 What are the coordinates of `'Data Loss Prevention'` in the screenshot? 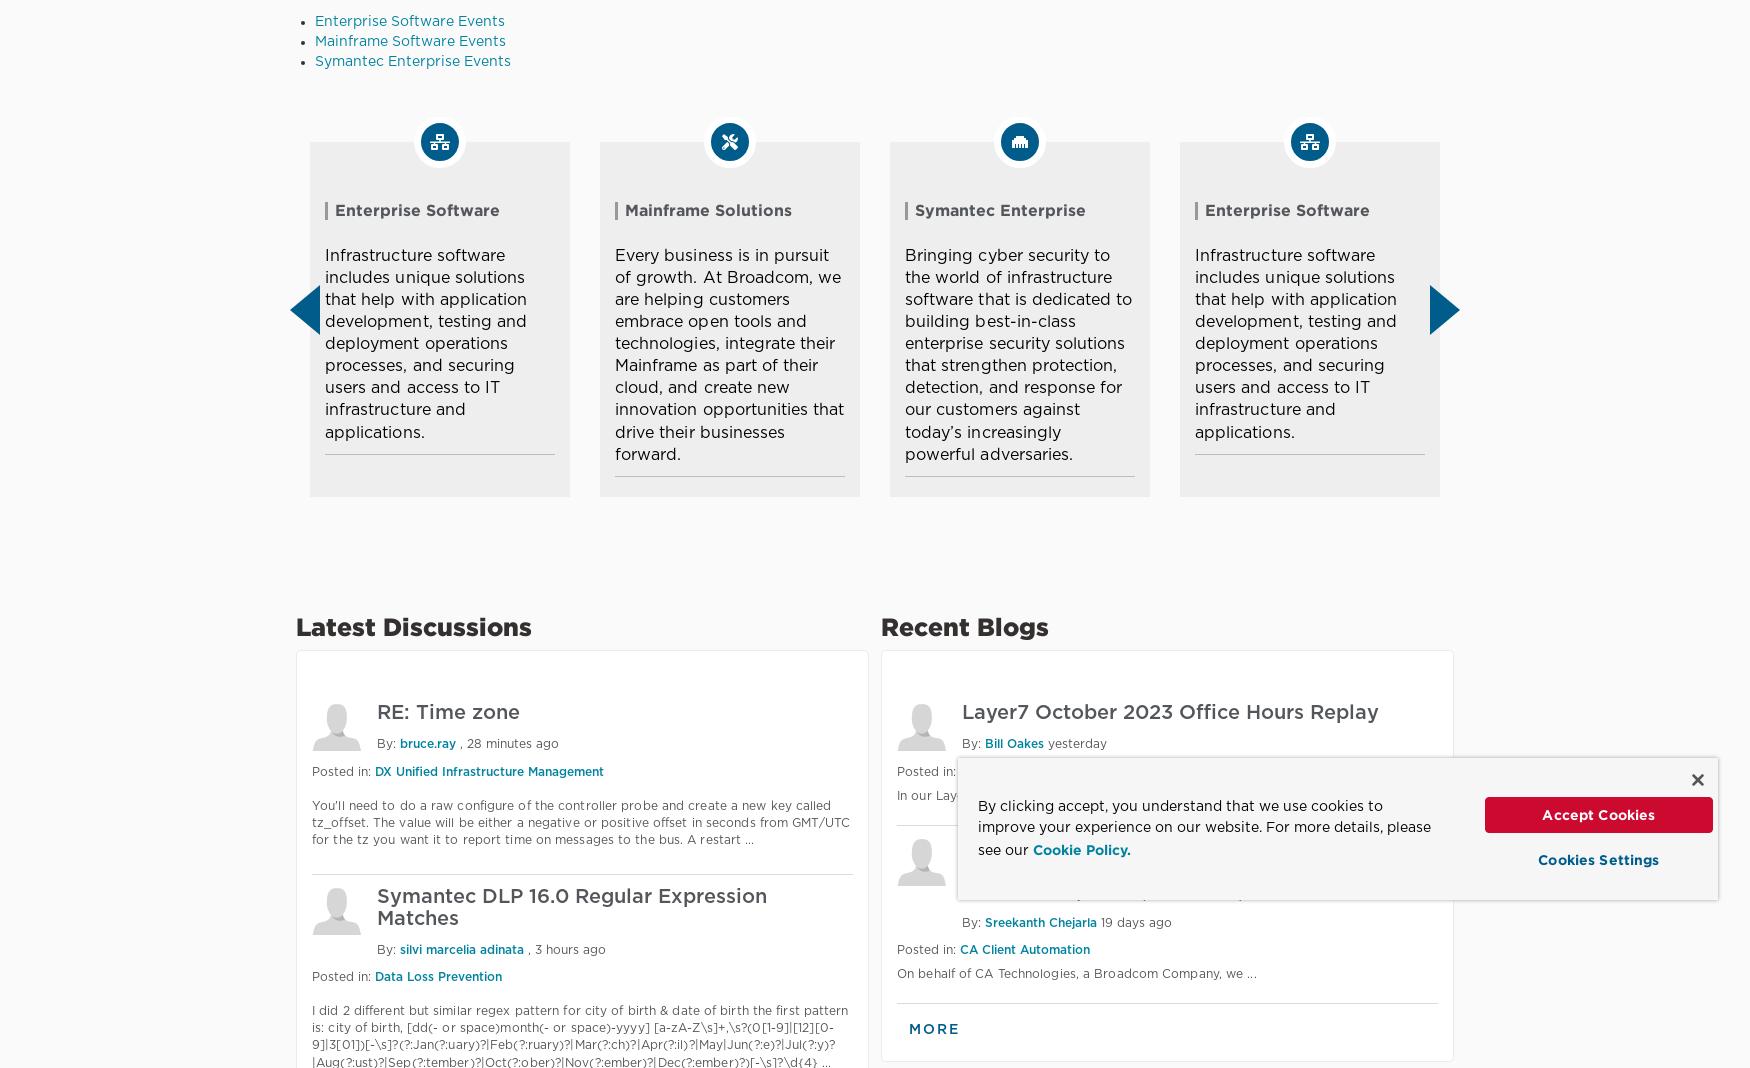 It's located at (375, 977).